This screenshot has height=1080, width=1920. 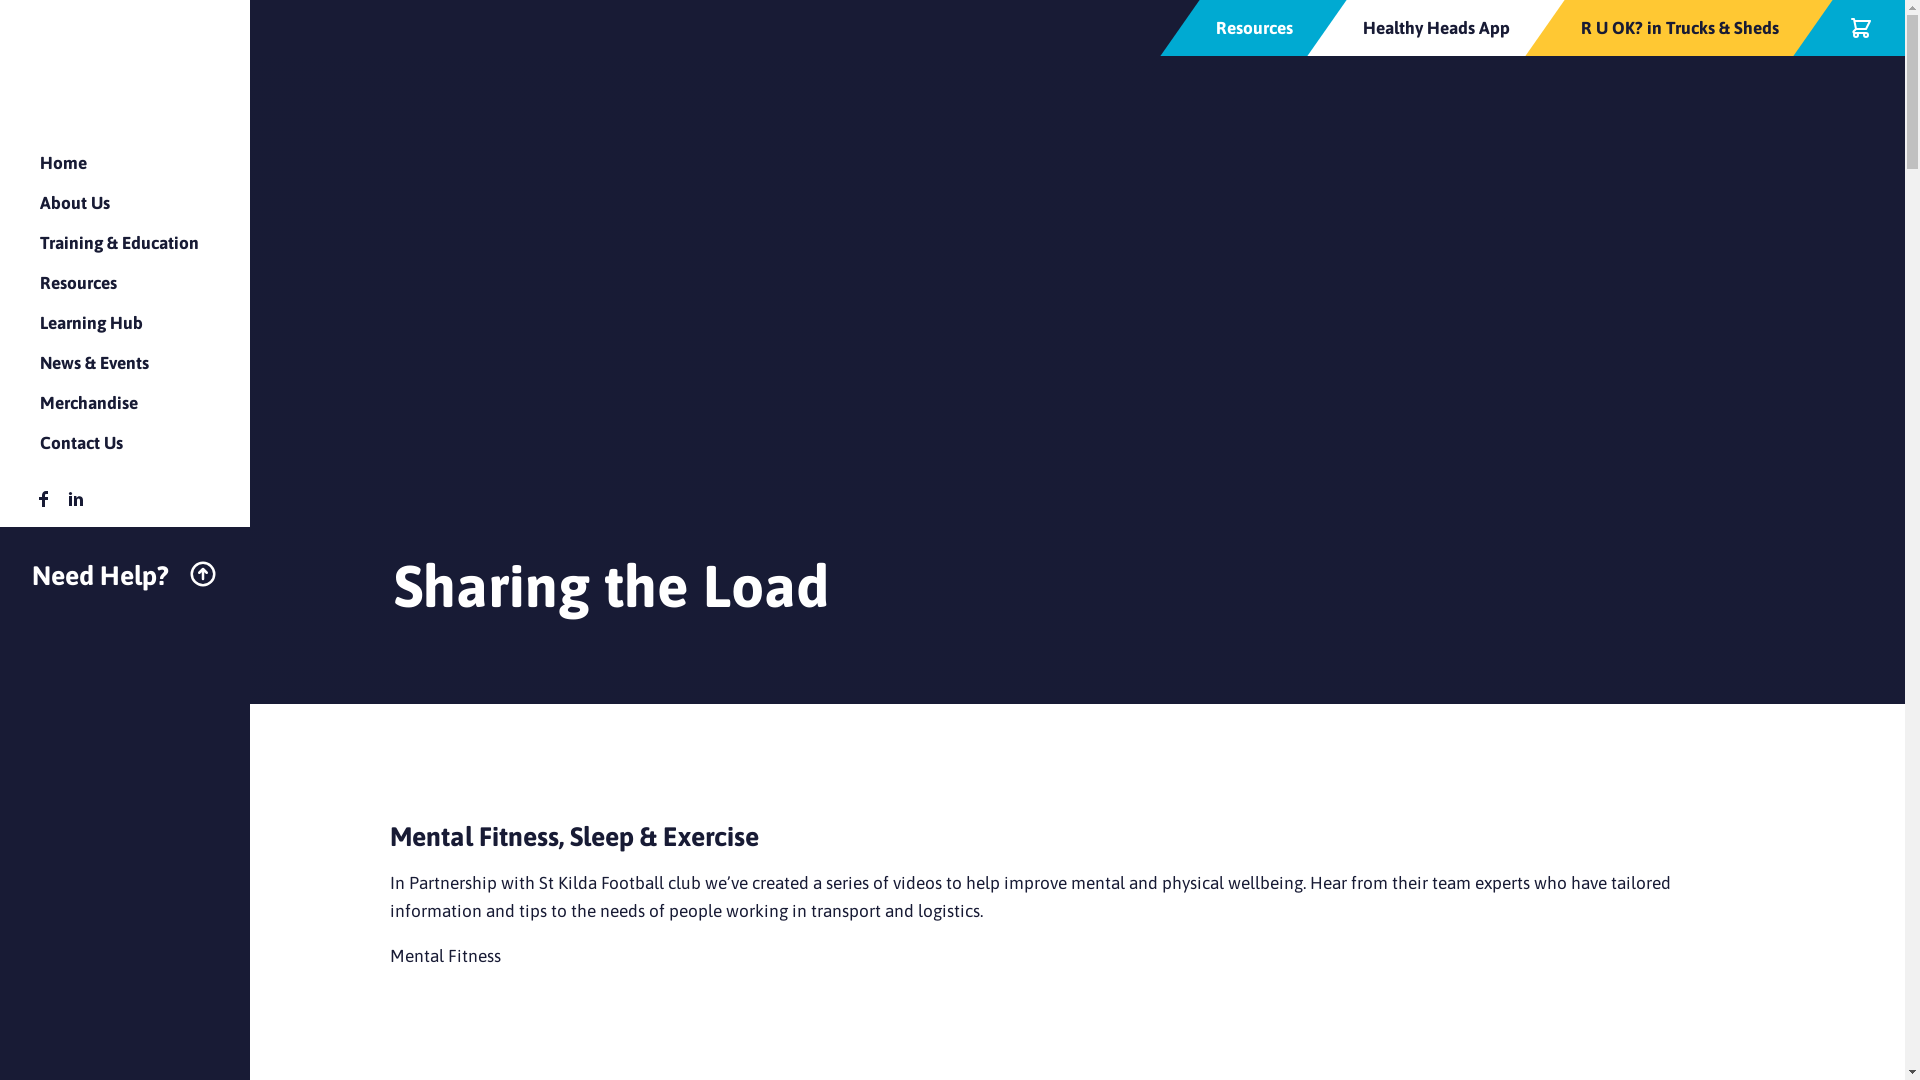 What do you see at coordinates (90, 322) in the screenshot?
I see `'Learning Hub'` at bounding box center [90, 322].